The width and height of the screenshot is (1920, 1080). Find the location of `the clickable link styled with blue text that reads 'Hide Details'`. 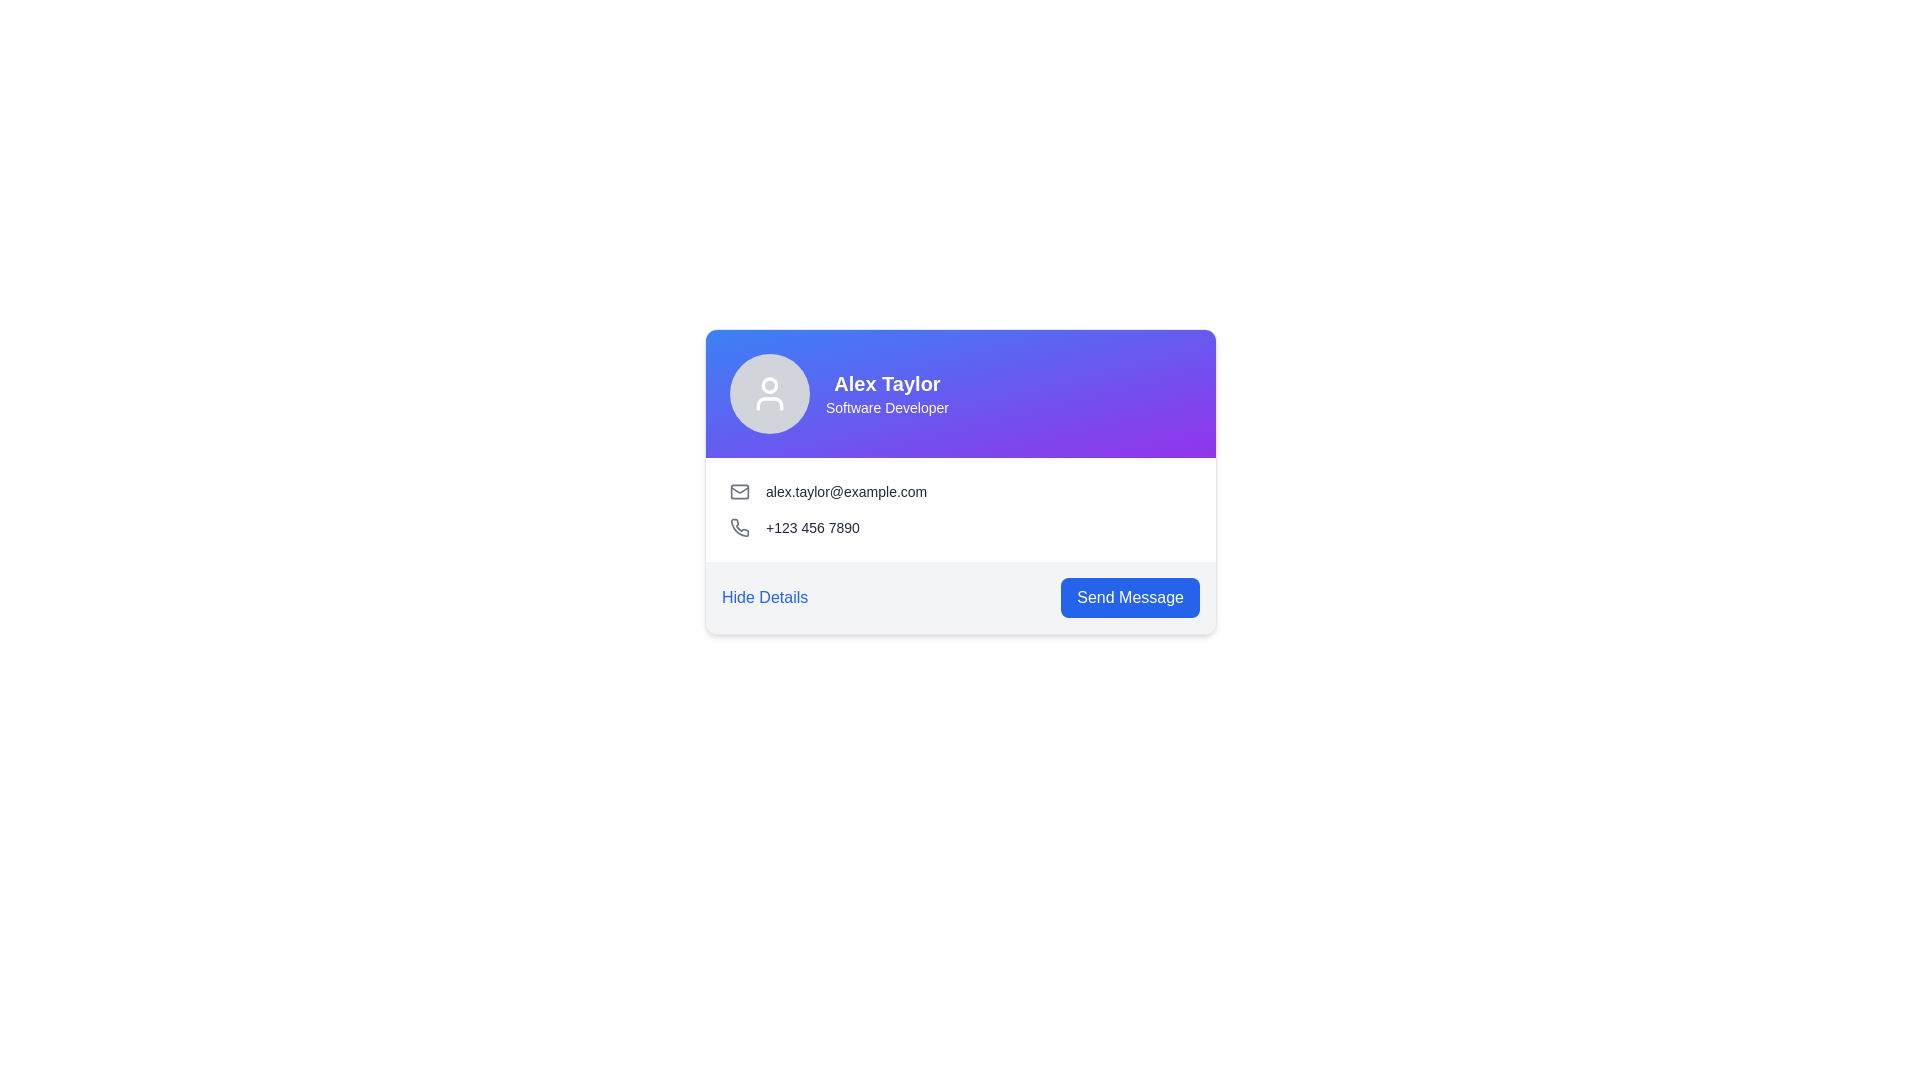

the clickable link styled with blue text that reads 'Hide Details' is located at coordinates (764, 596).